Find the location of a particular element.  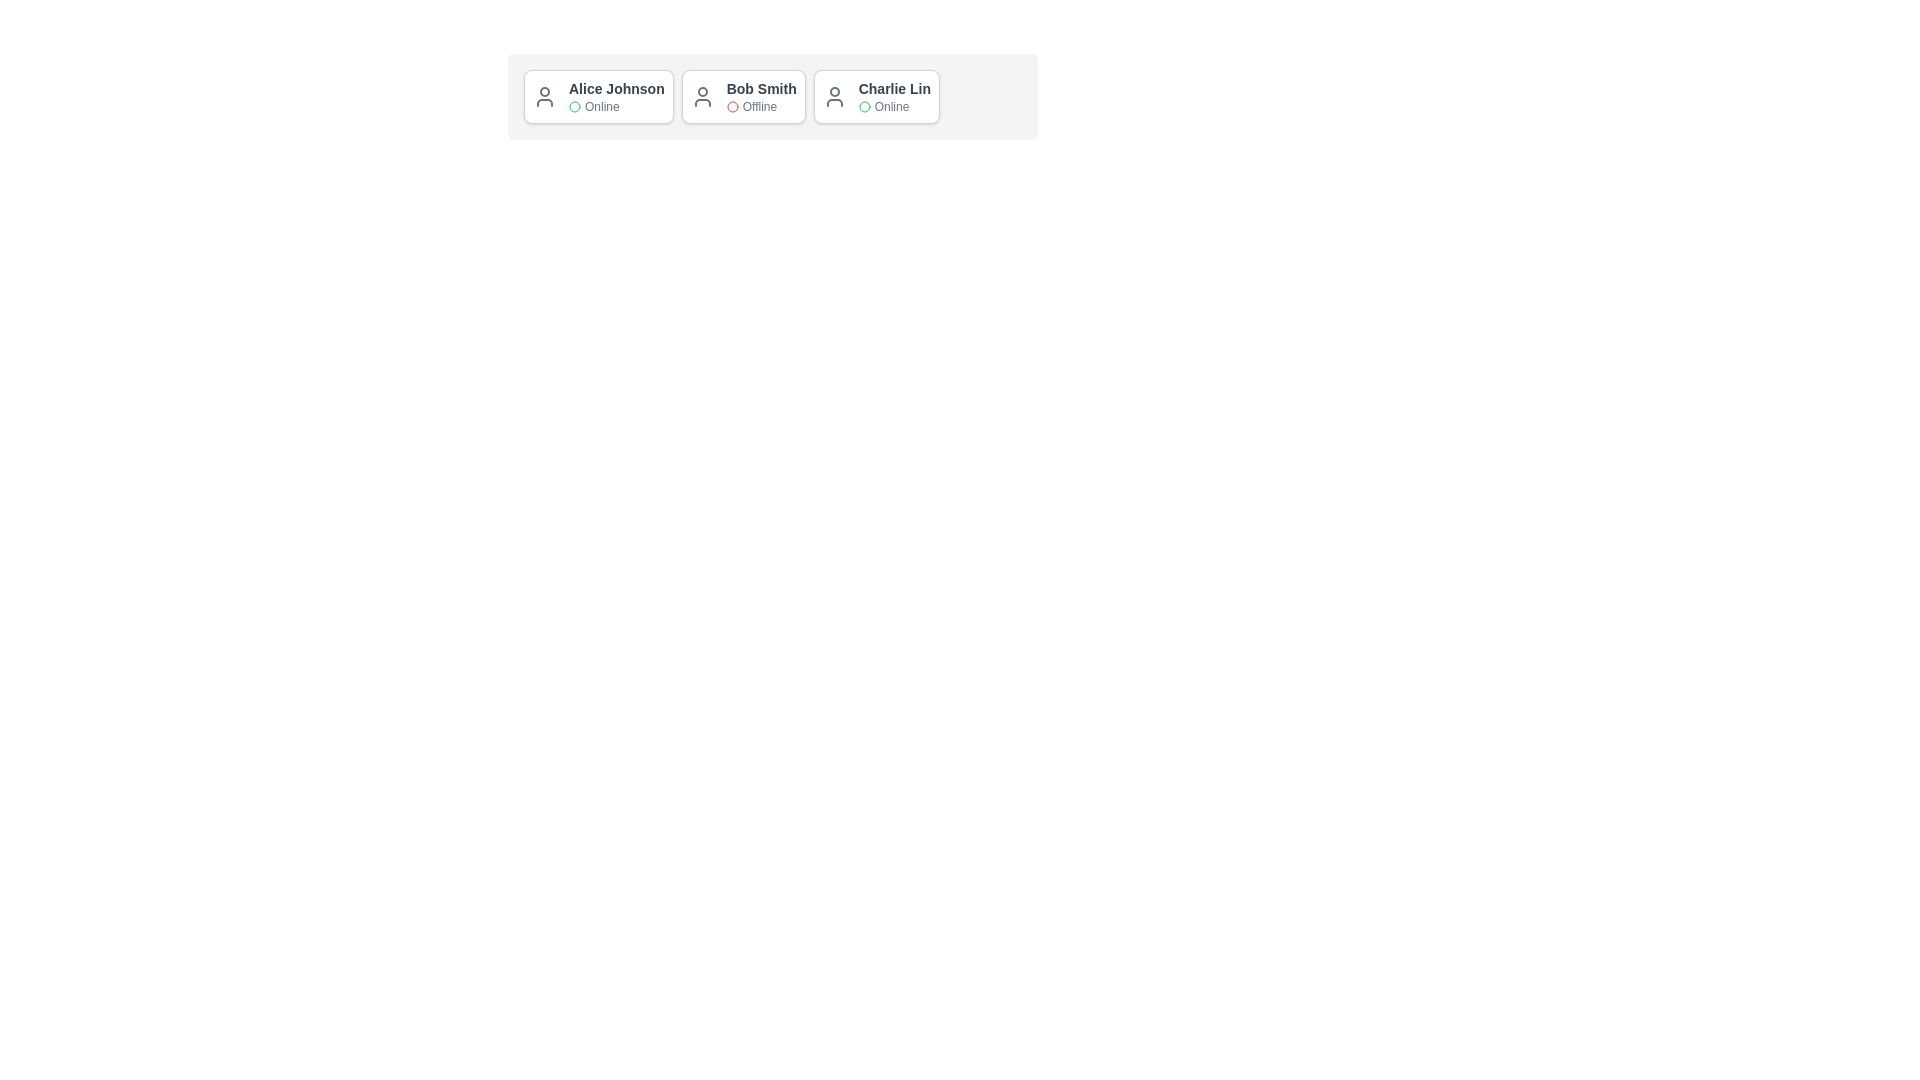

the card of Bob Smith to select it is located at coordinates (742, 96).